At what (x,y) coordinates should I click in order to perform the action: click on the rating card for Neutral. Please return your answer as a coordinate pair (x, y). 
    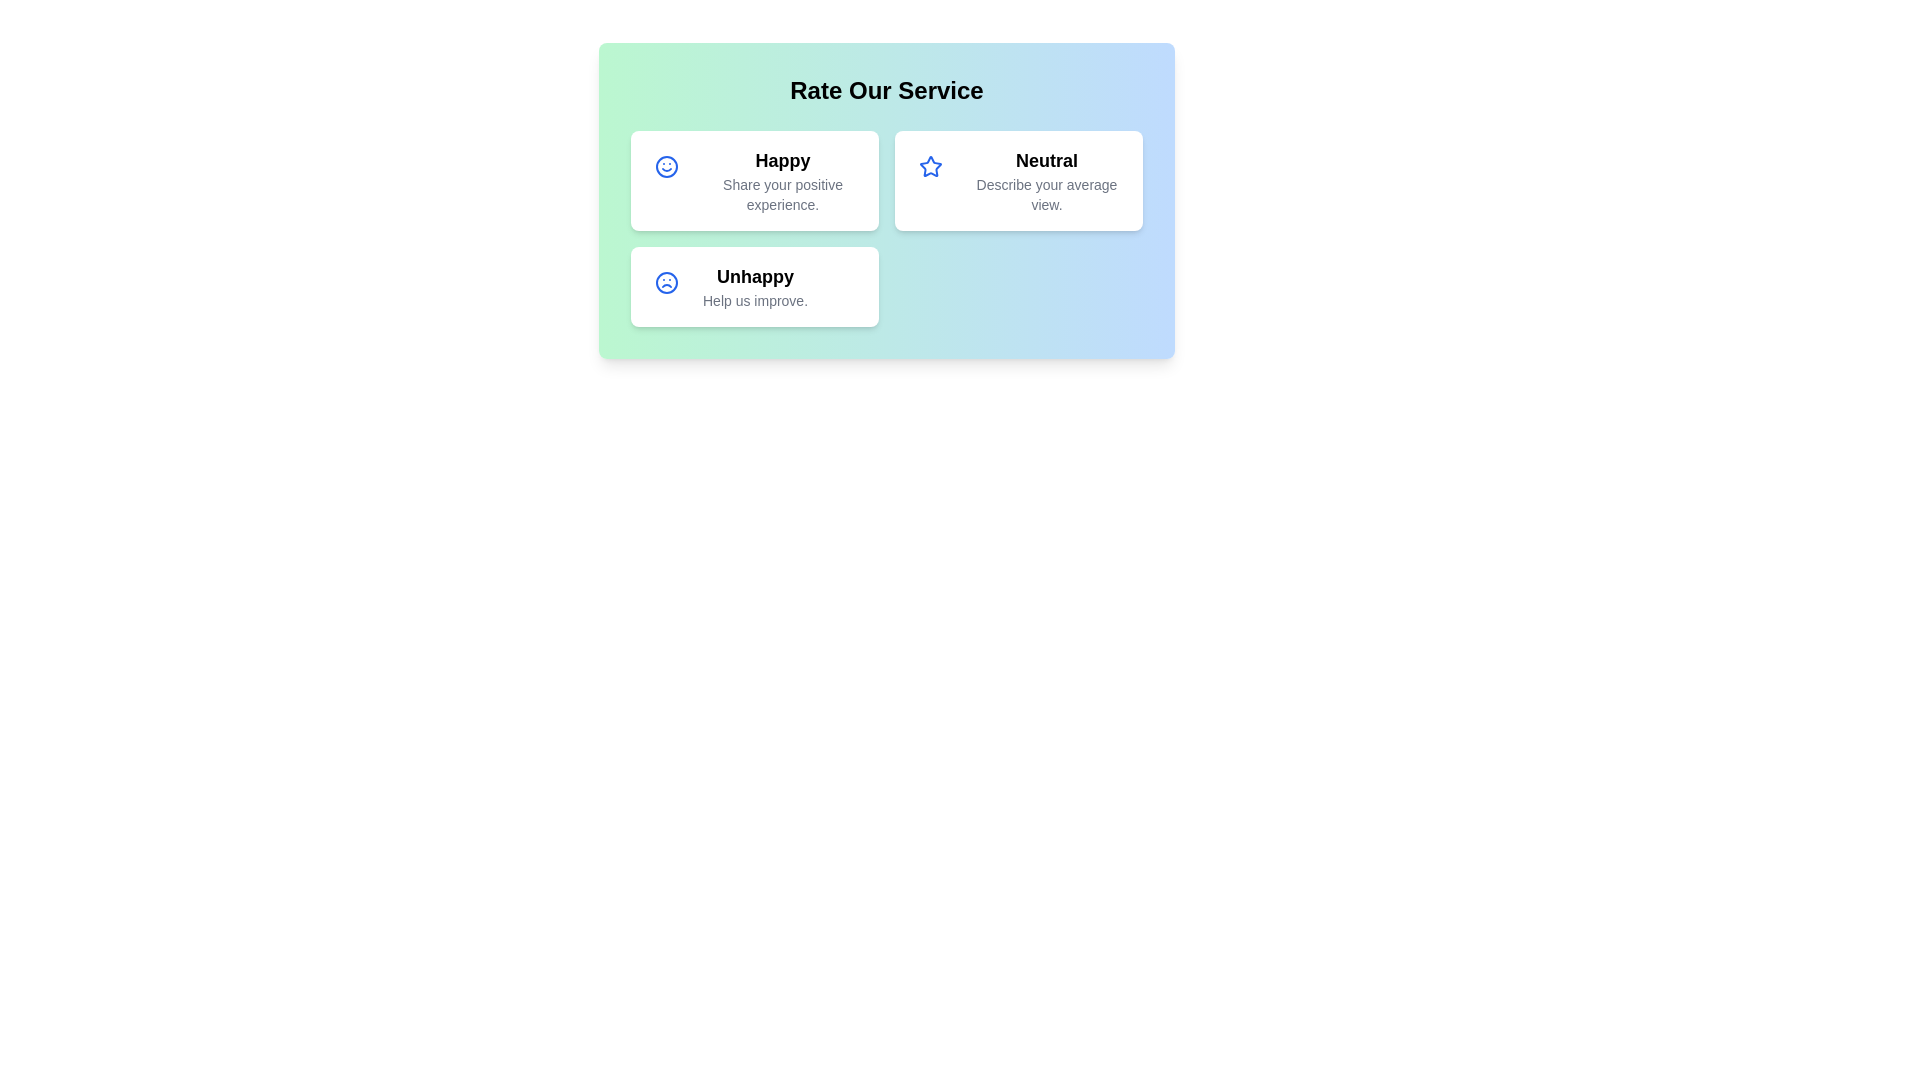
    Looking at the image, I should click on (1018, 181).